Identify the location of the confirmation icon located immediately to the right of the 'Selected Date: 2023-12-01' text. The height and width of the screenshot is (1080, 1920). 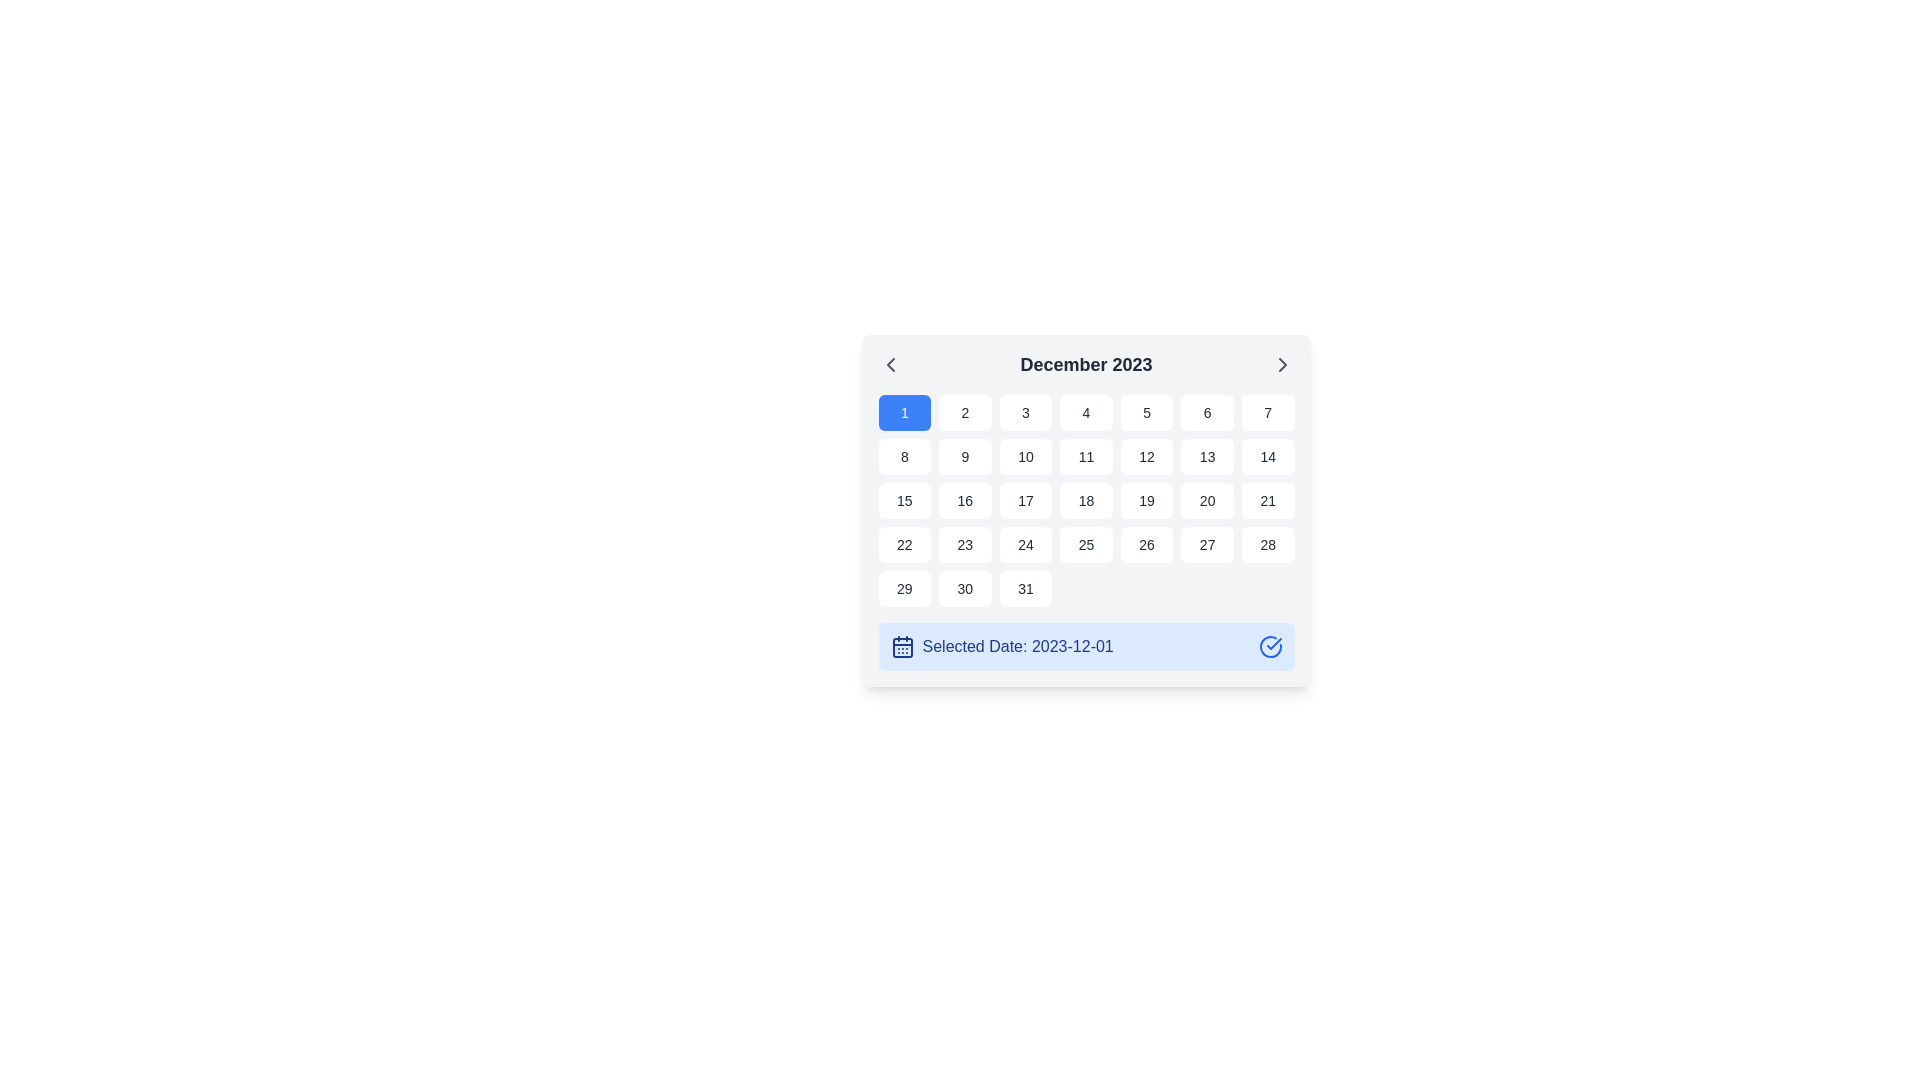
(1269, 647).